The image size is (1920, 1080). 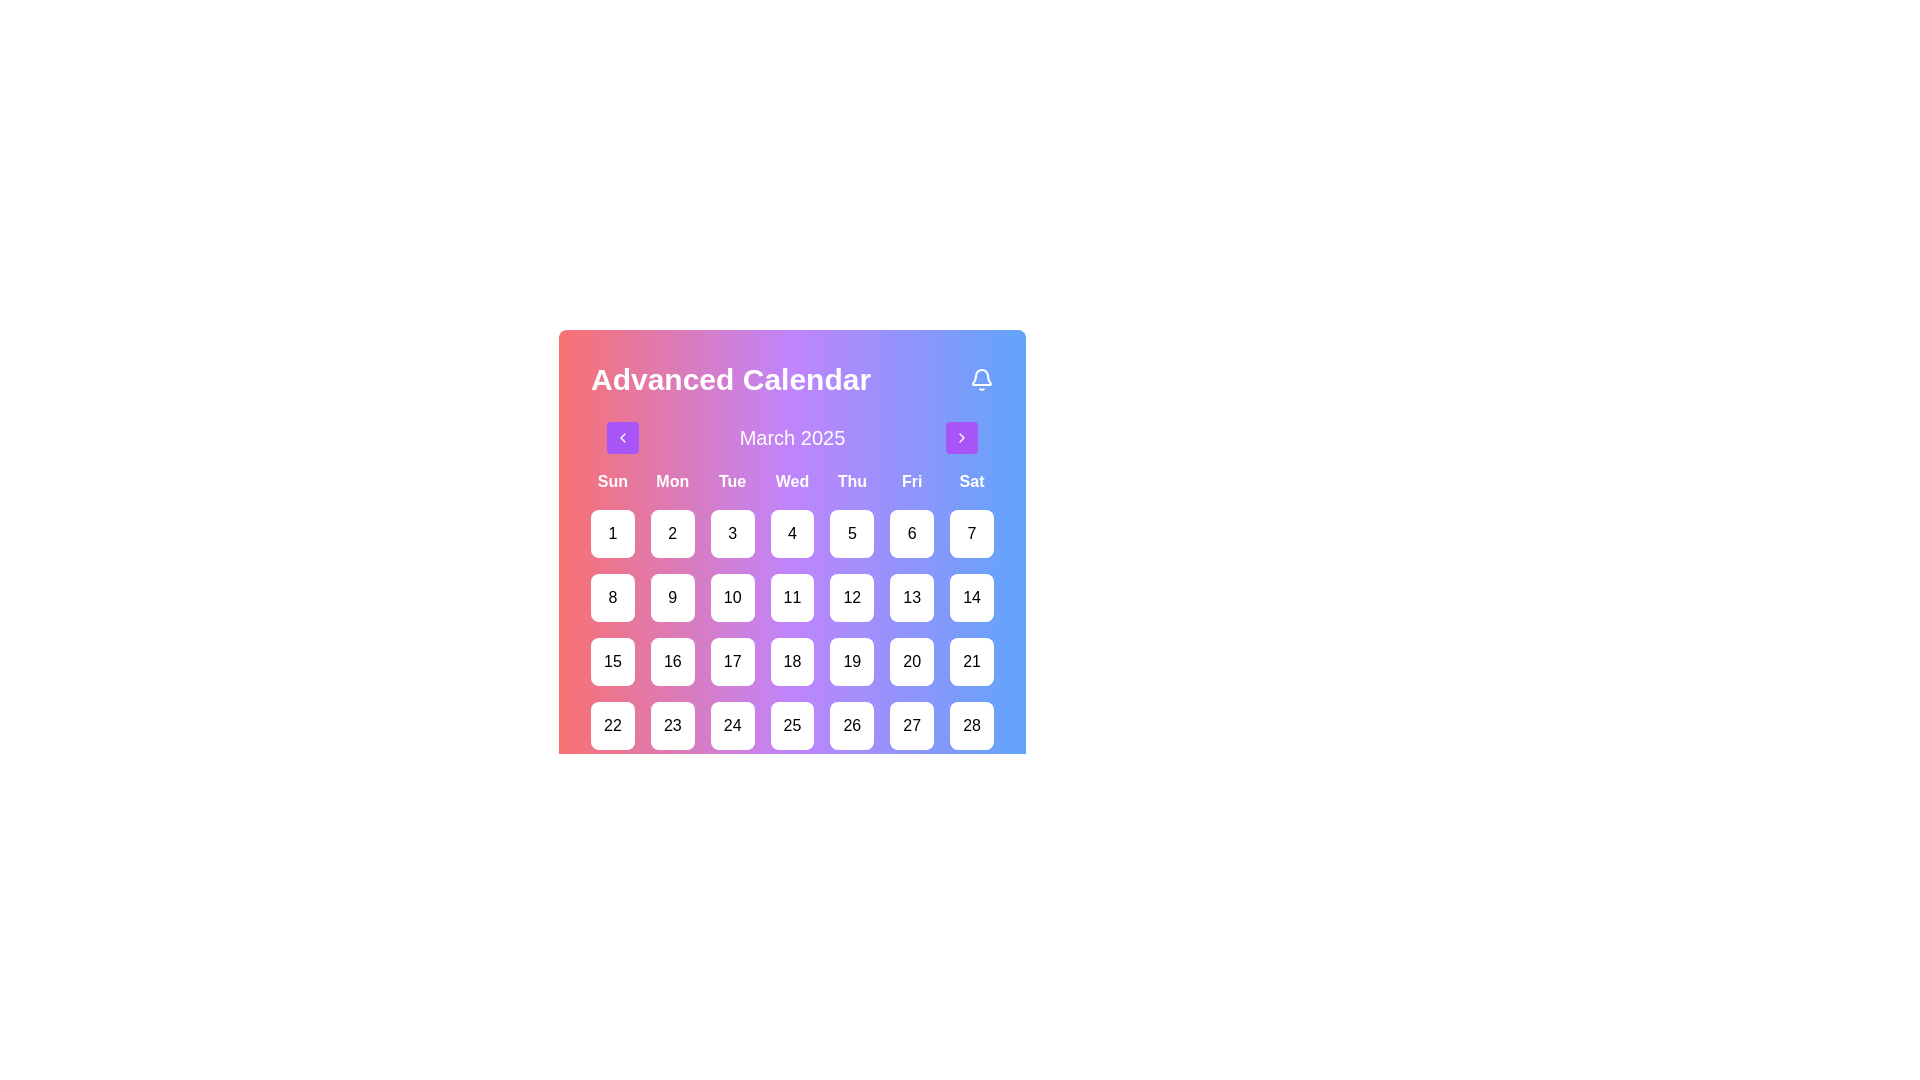 What do you see at coordinates (851, 596) in the screenshot?
I see `on the calendar date cell representing the 12th day of March 2025` at bounding box center [851, 596].